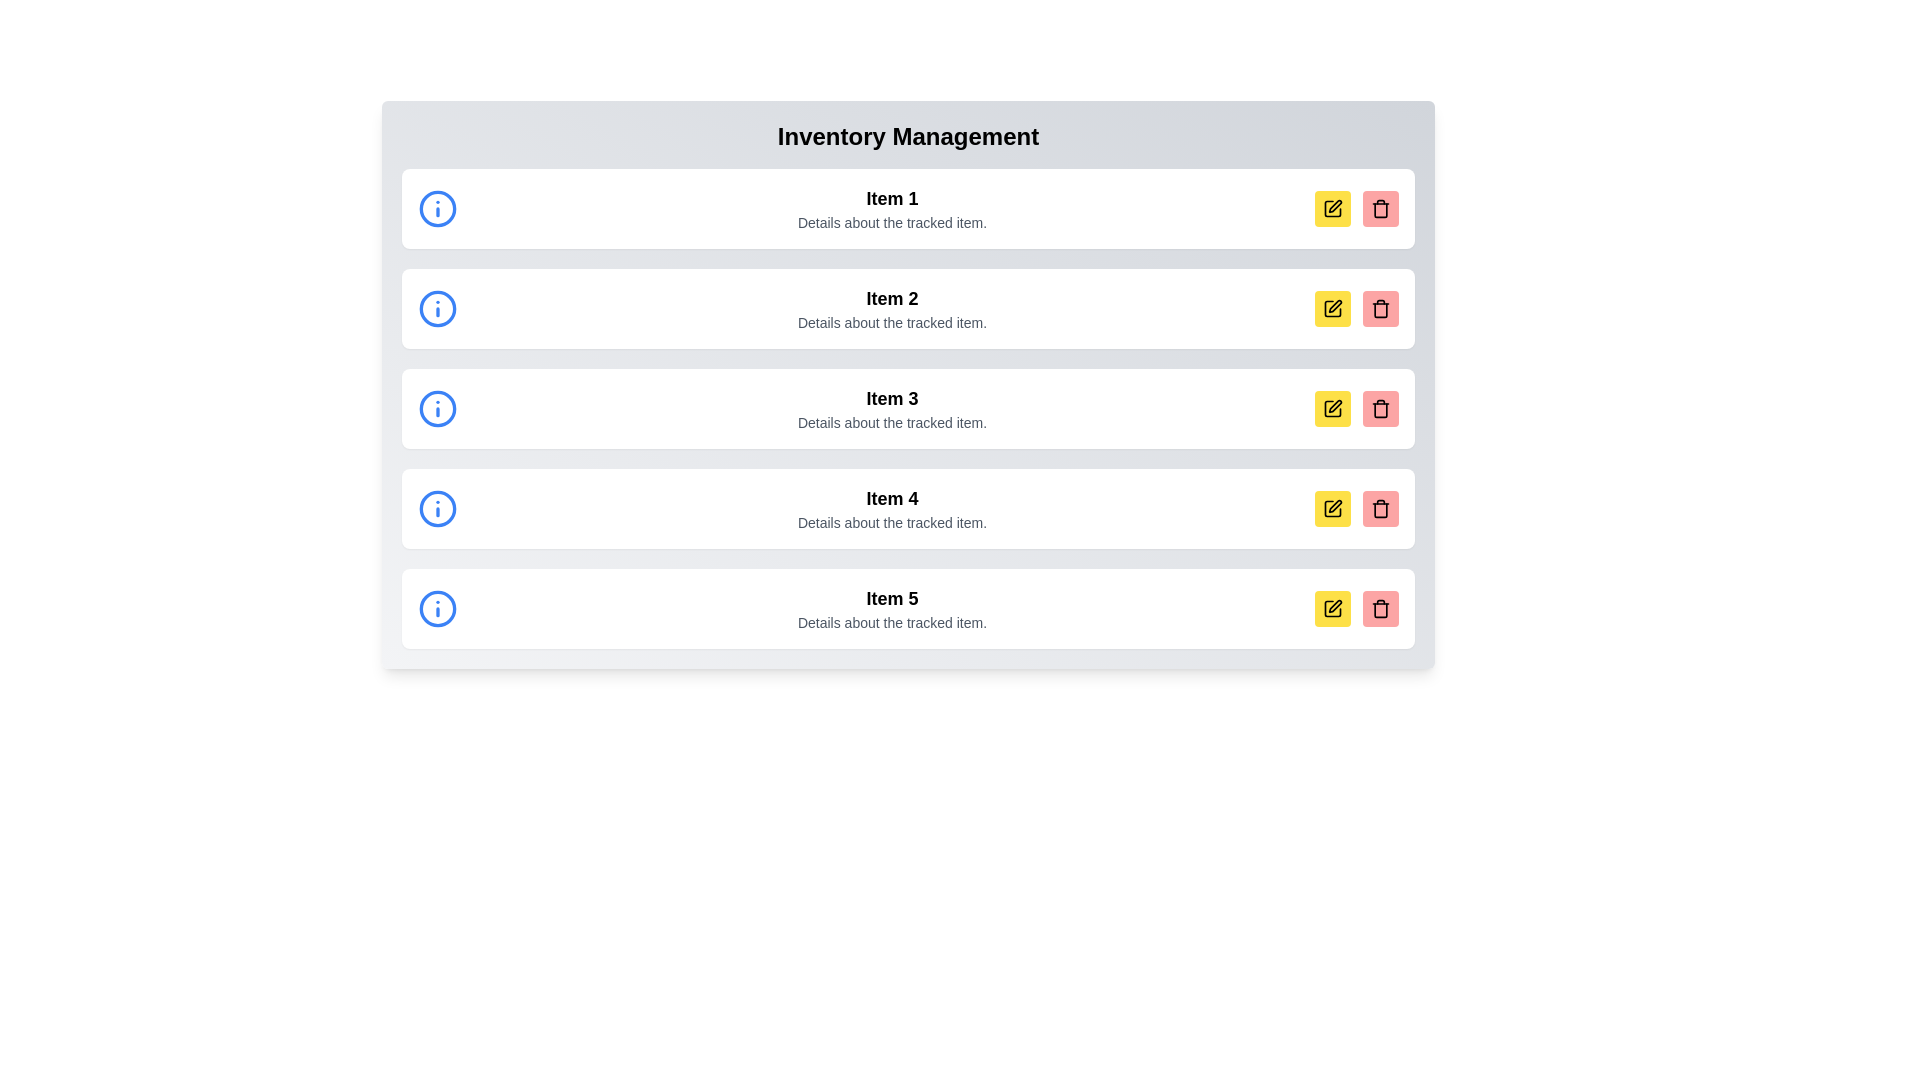 This screenshot has height=1080, width=1920. Describe the element at coordinates (436, 308) in the screenshot. I see `the second circular element of the 'info' icon, which is part of a vertical list of five similar icons, located on the left side of the second row of the inventory list` at that location.